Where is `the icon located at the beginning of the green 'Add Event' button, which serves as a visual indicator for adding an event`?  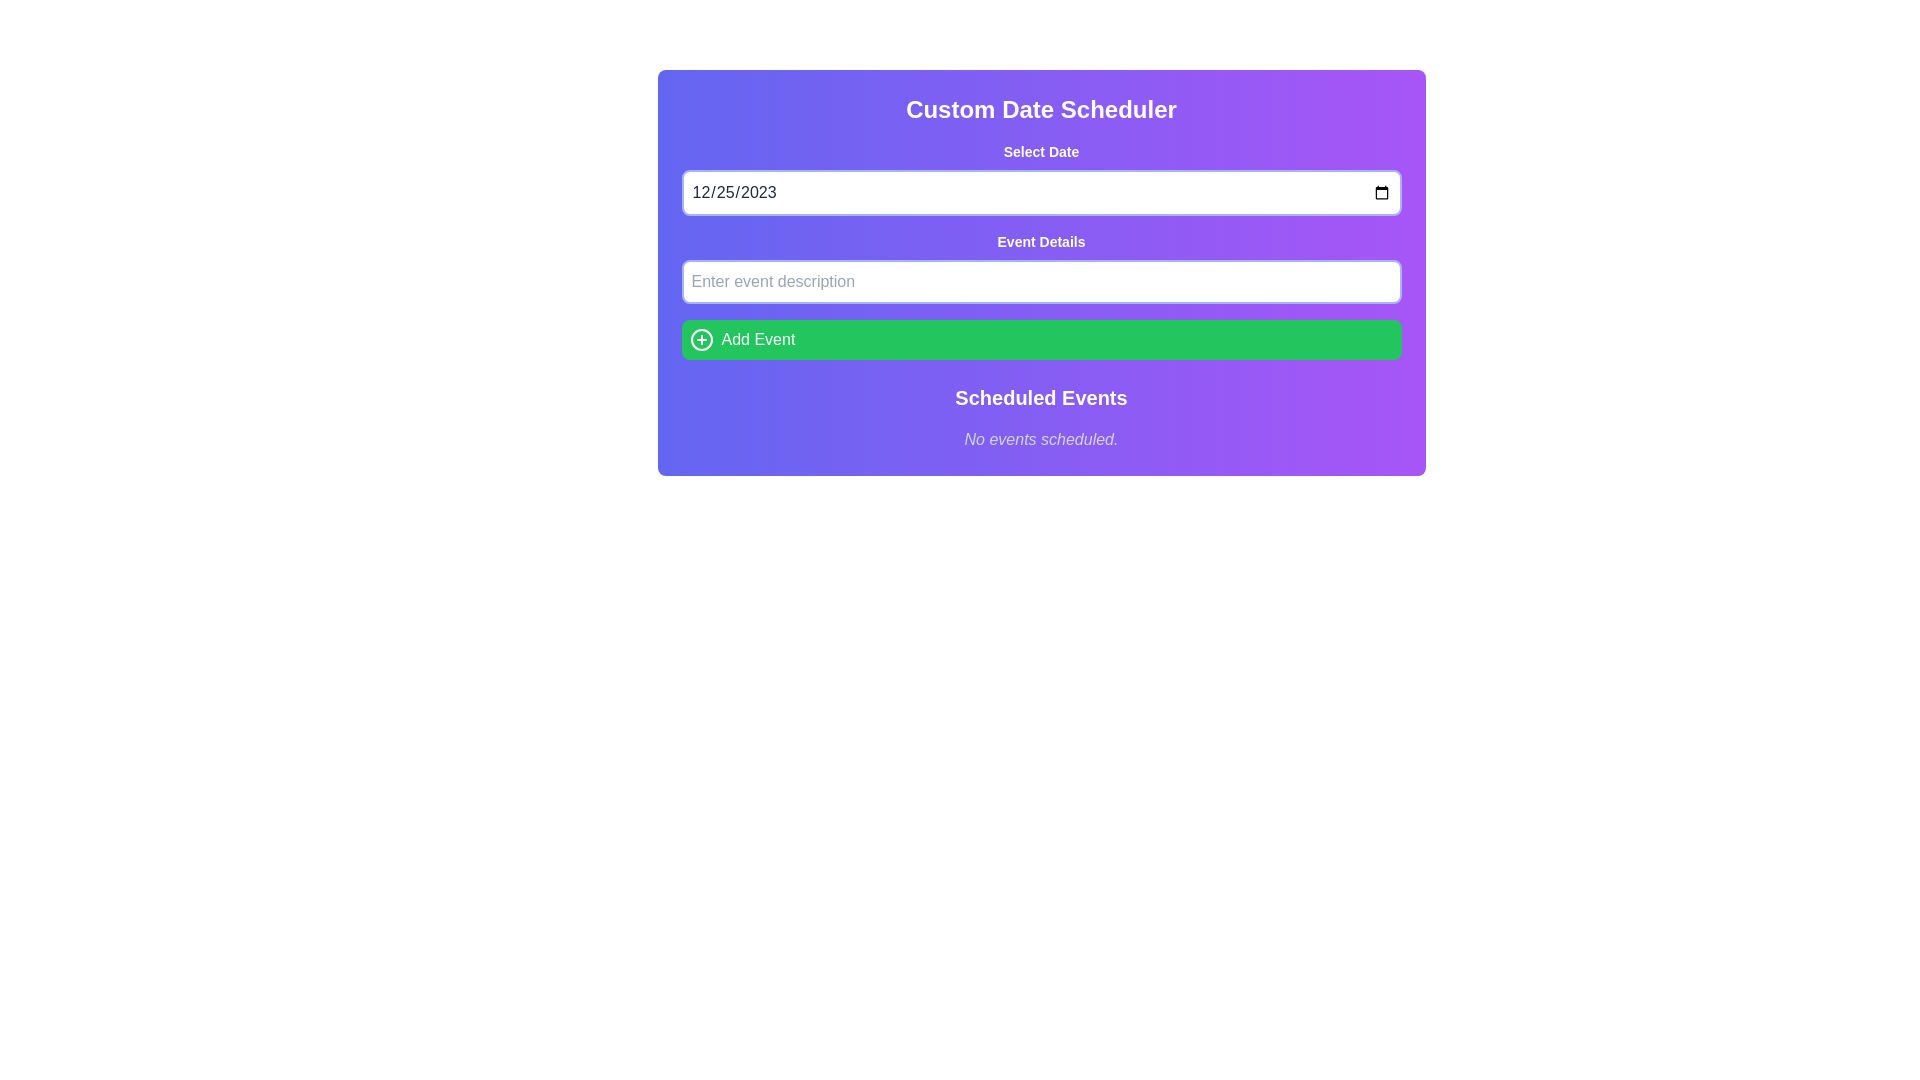 the icon located at the beginning of the green 'Add Event' button, which serves as a visual indicator for adding an event is located at coordinates (701, 338).